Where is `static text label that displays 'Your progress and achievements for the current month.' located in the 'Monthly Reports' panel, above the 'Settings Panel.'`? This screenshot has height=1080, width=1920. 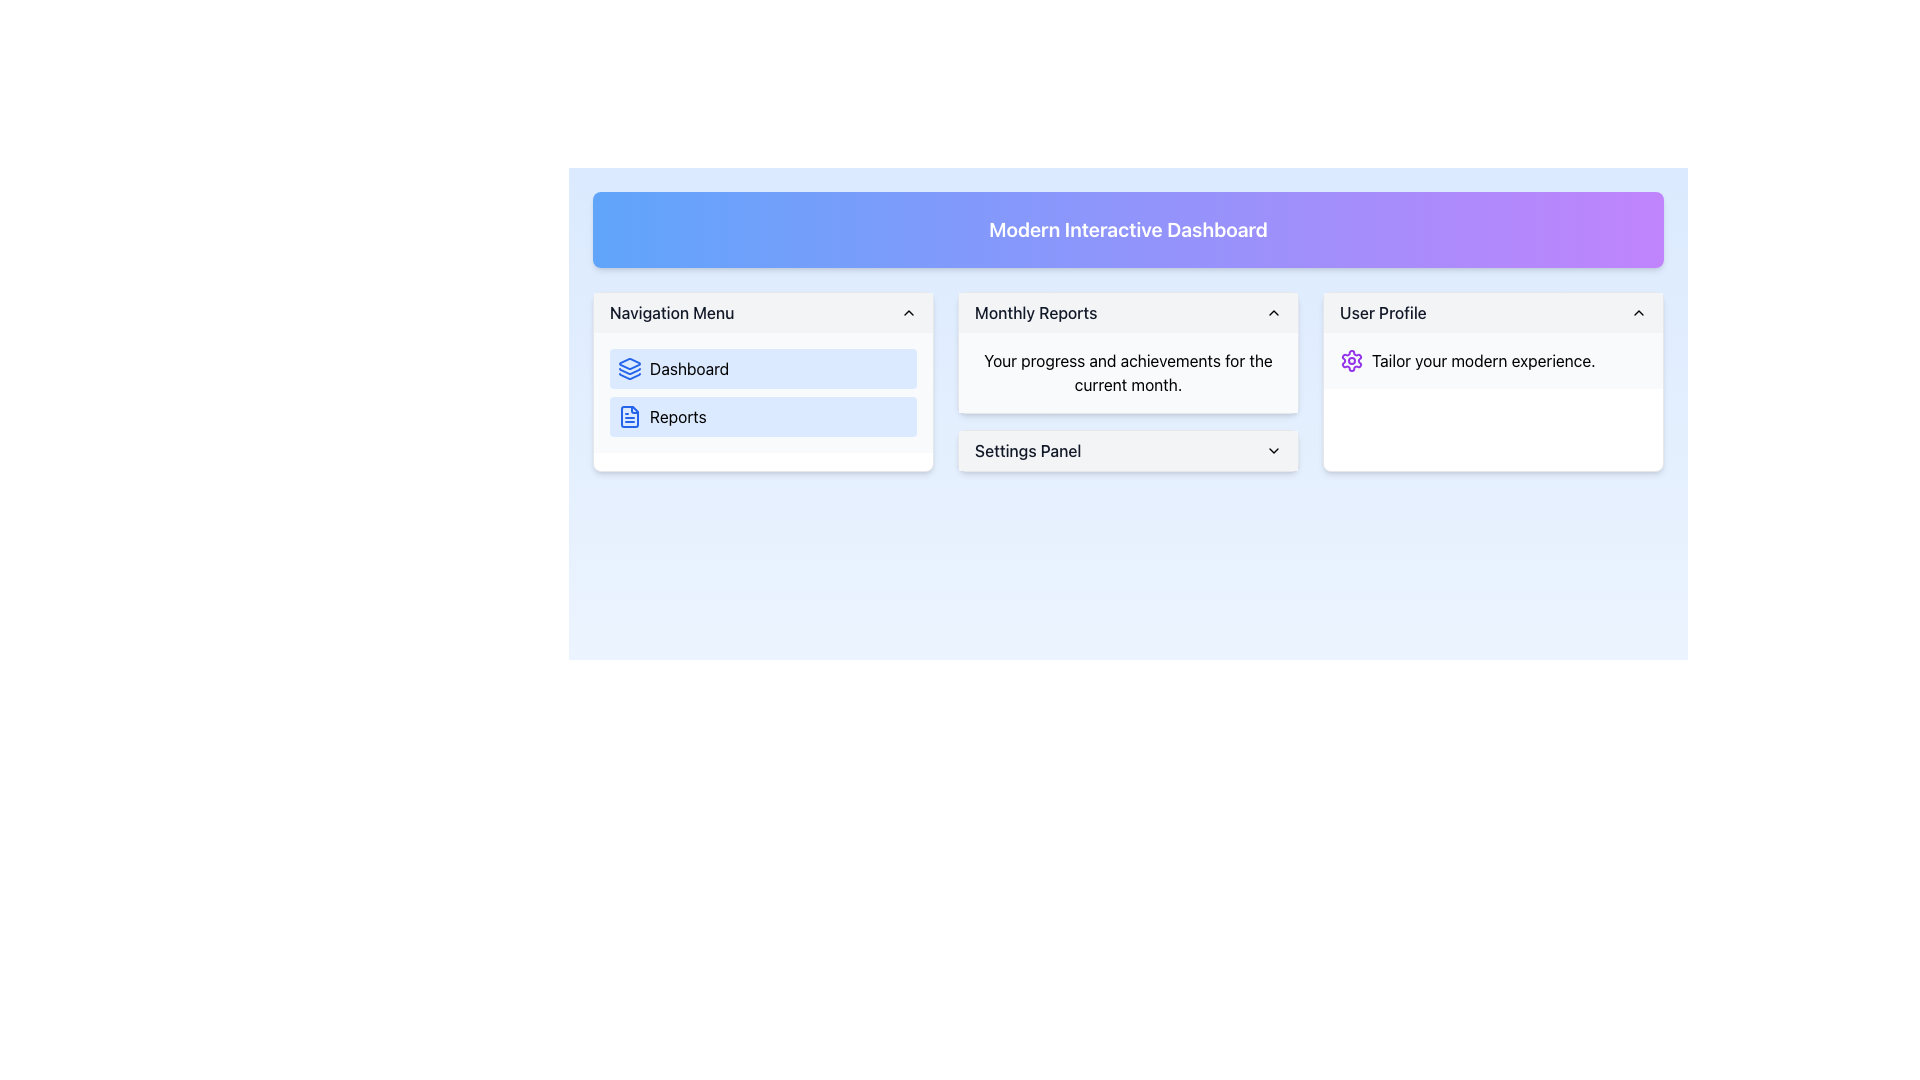 static text label that displays 'Your progress and achievements for the current month.' located in the 'Monthly Reports' panel, above the 'Settings Panel.' is located at coordinates (1128, 373).